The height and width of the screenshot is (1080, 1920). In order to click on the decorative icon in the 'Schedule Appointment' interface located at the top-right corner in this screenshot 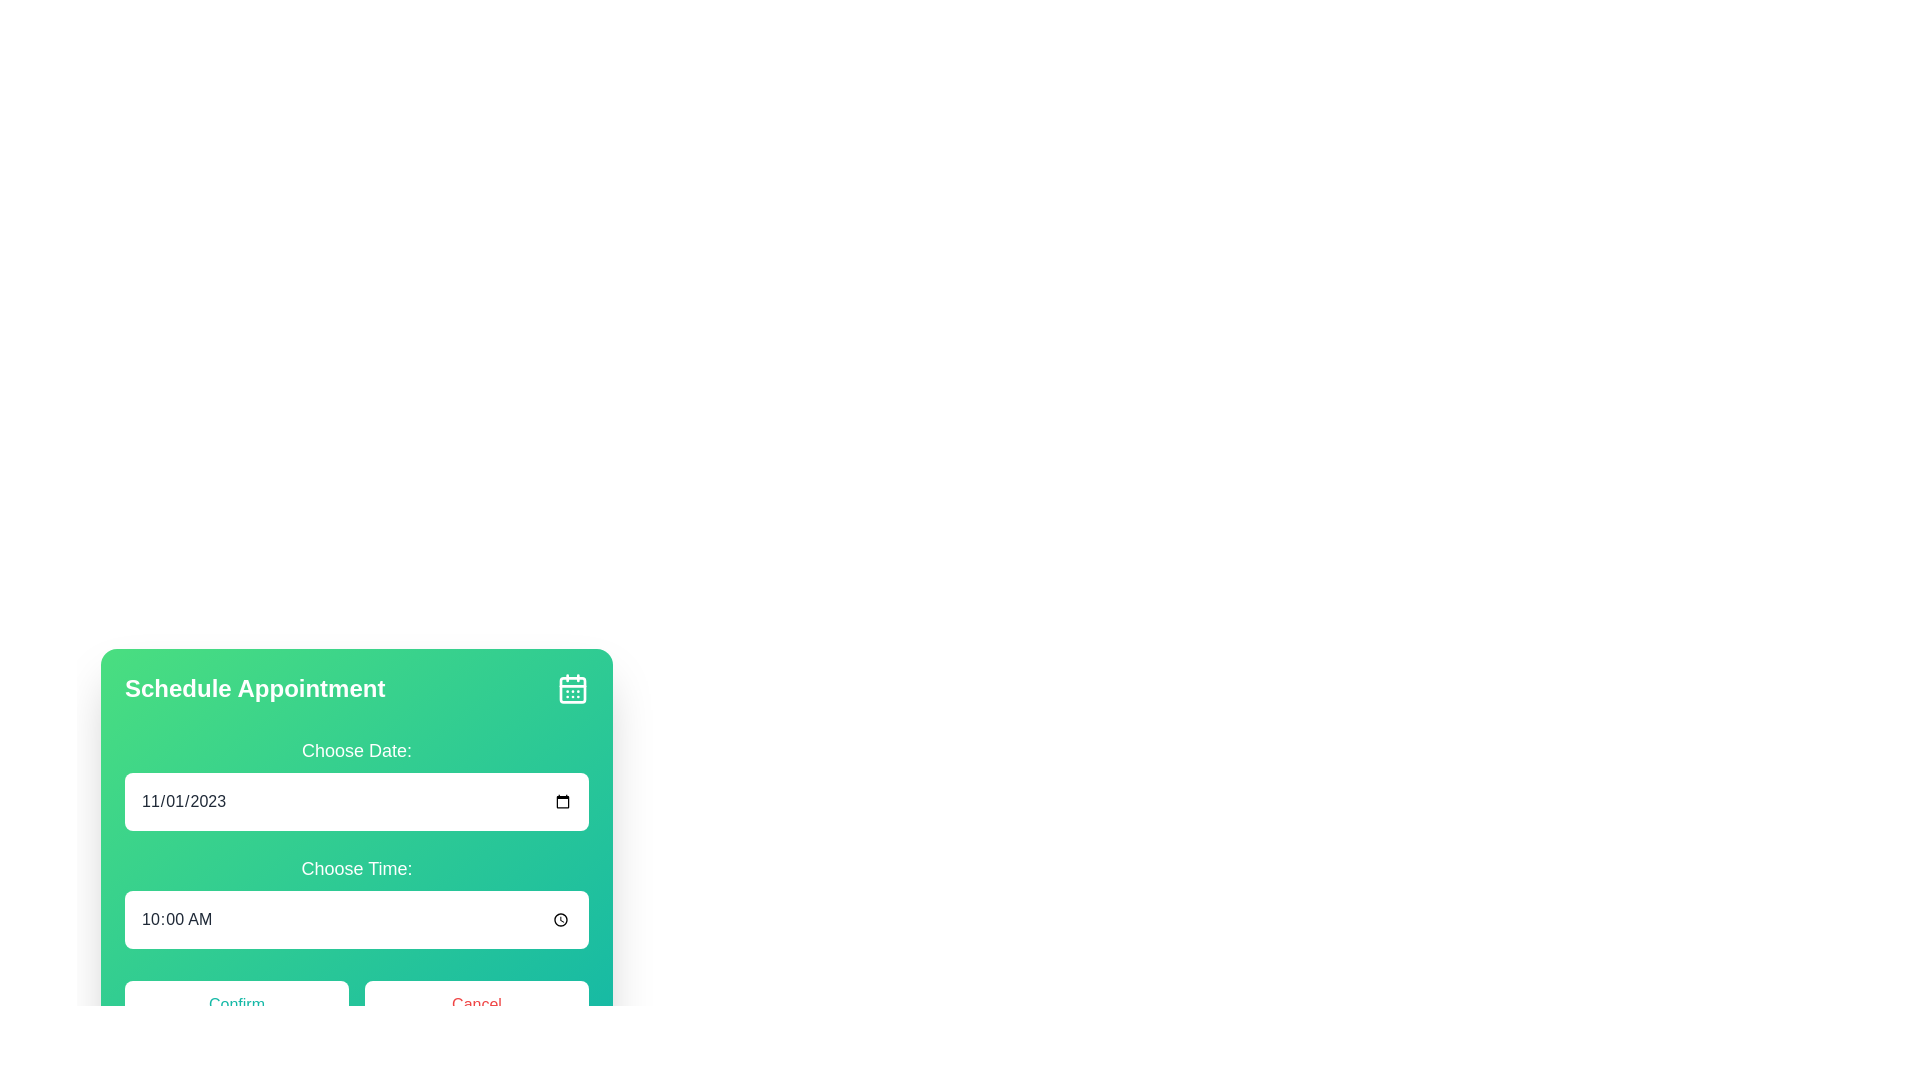, I will do `click(571, 689)`.